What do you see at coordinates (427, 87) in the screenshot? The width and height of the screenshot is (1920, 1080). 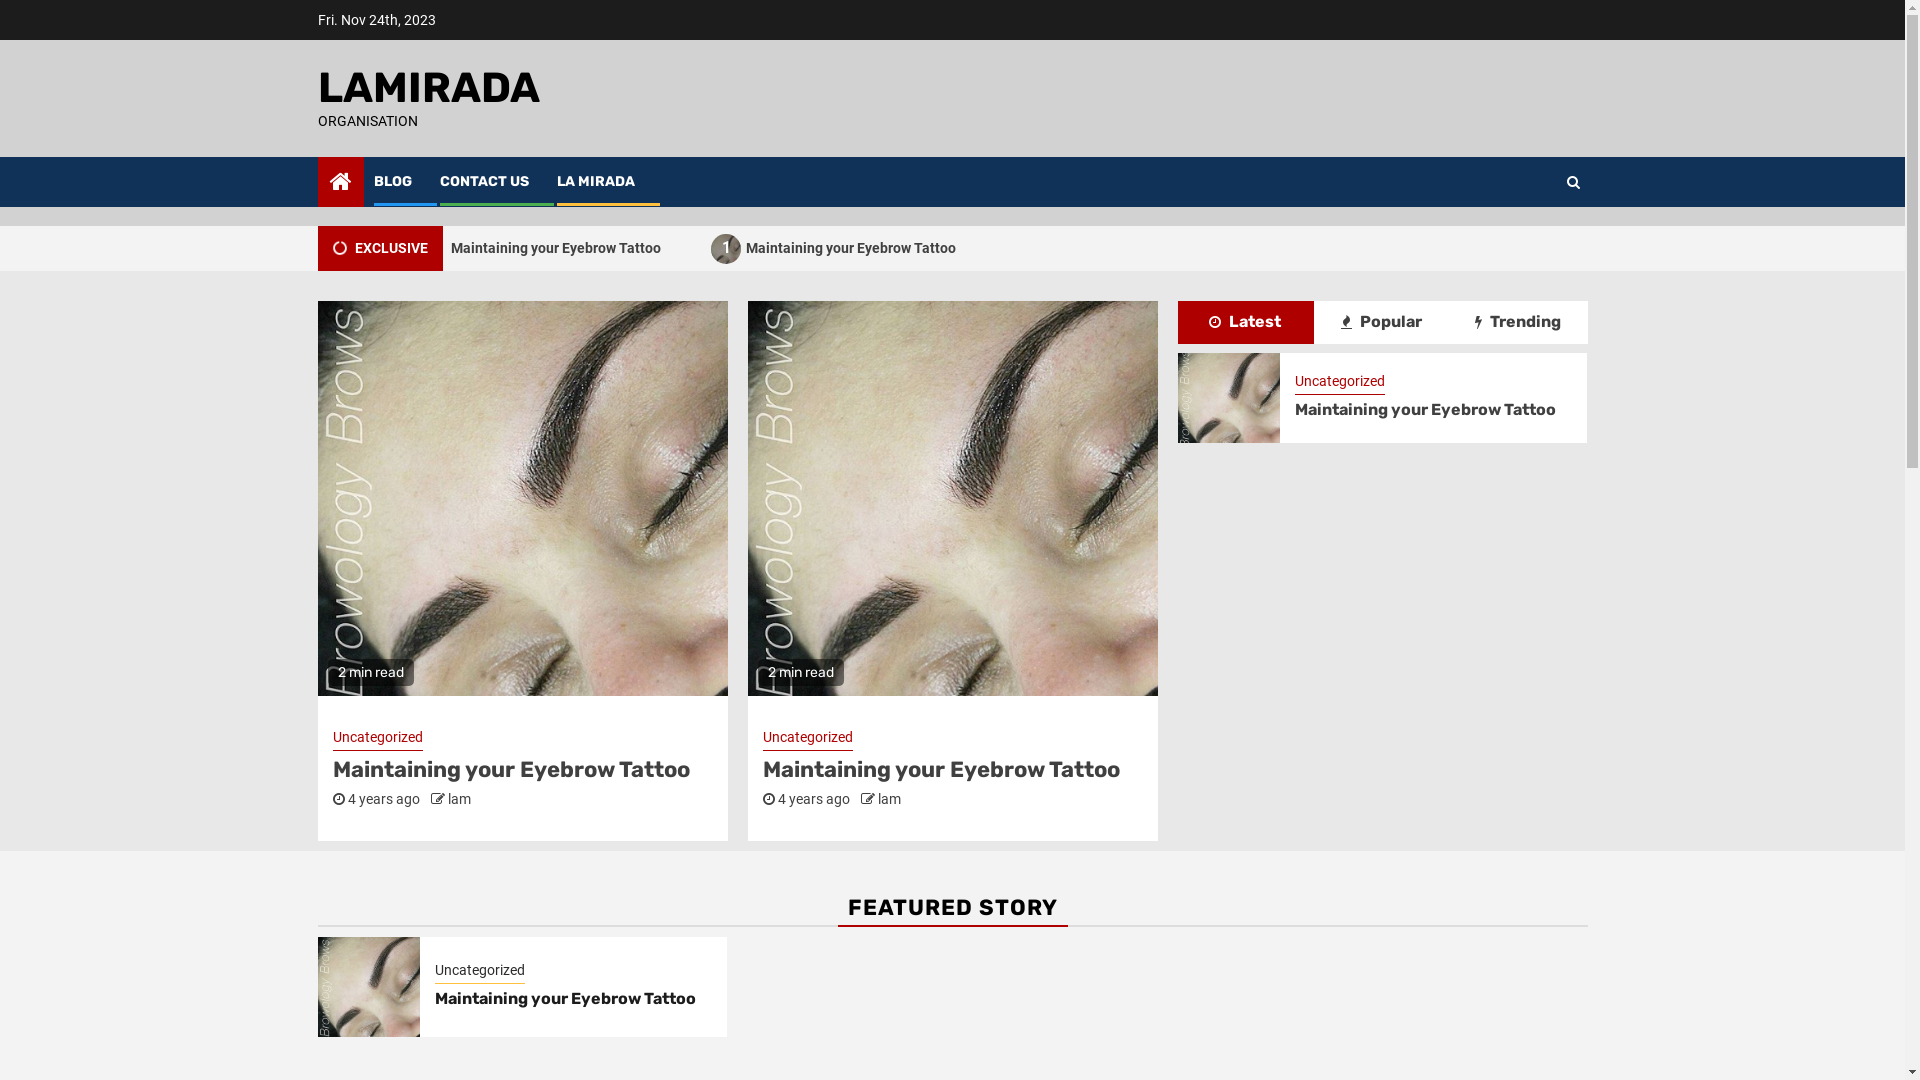 I see `'LAMIRADA'` at bounding box center [427, 87].